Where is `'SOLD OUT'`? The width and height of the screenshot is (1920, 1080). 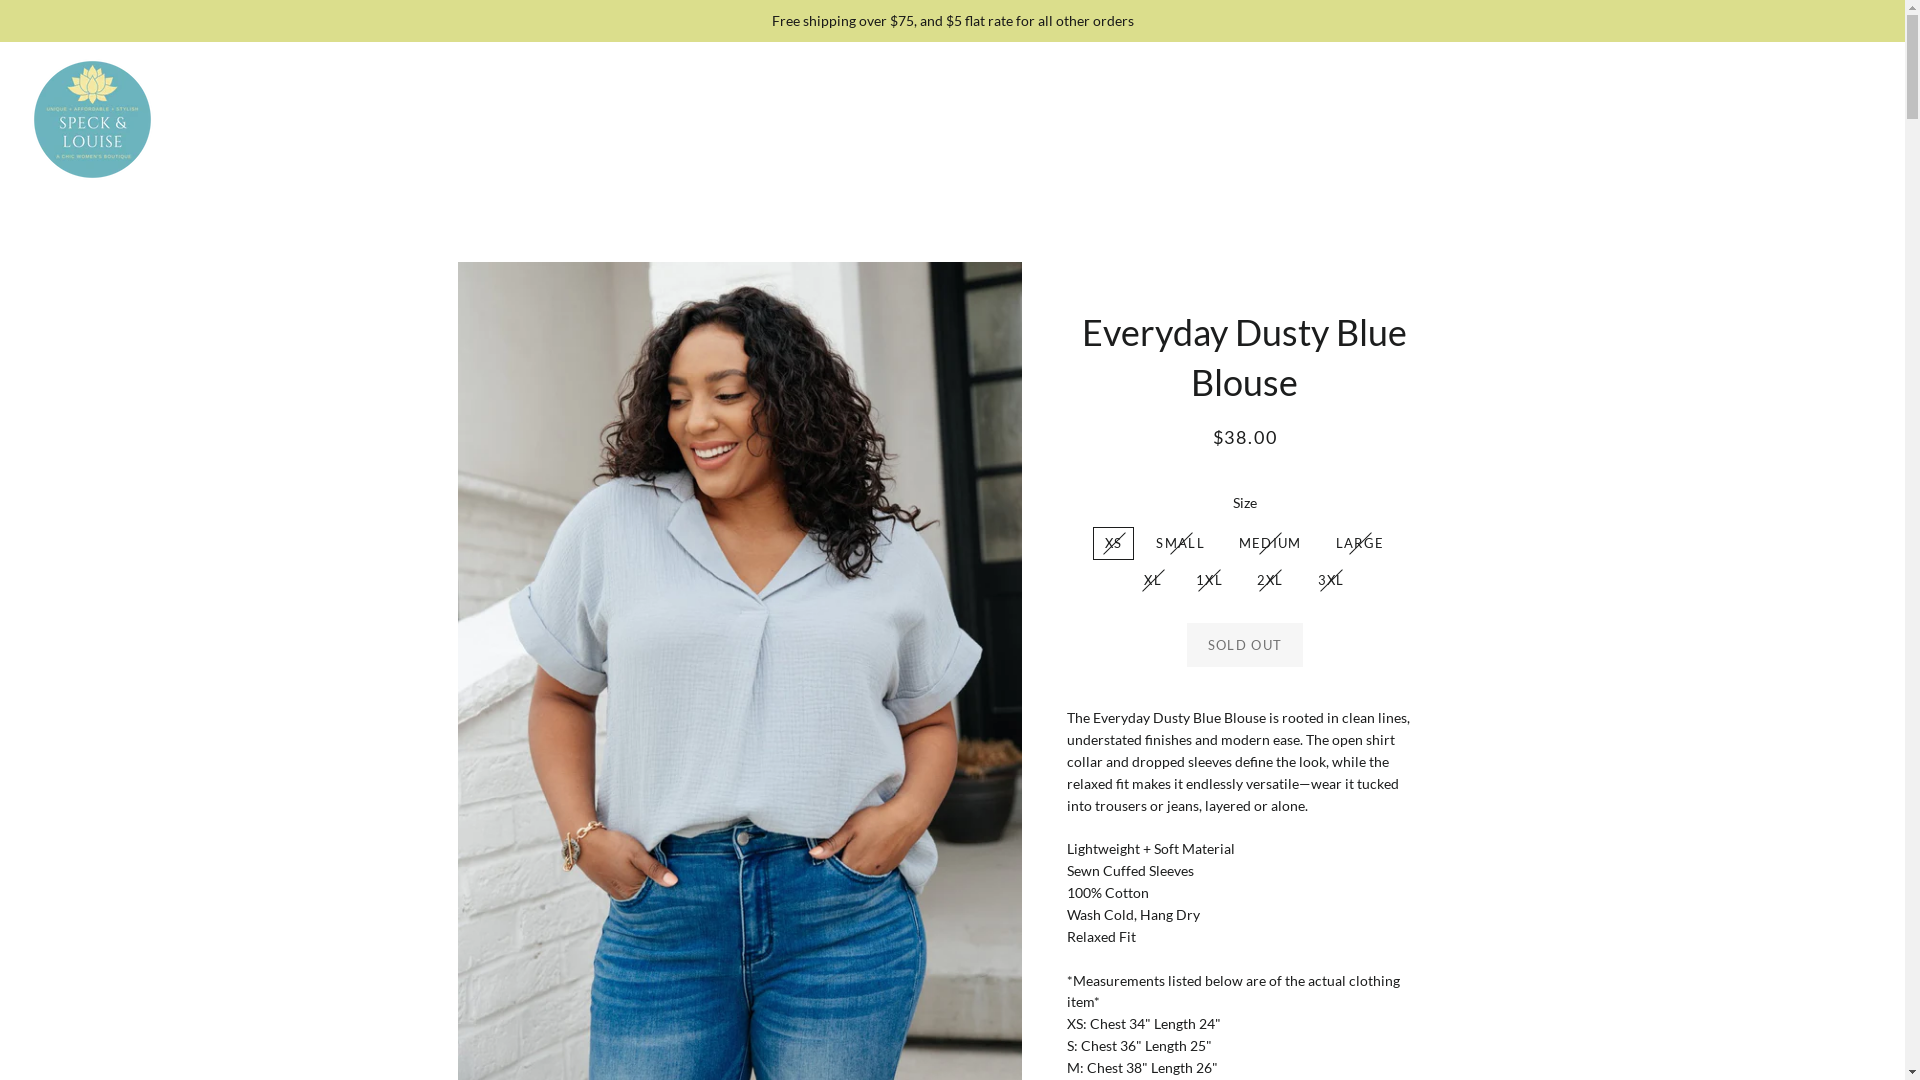 'SOLD OUT' is located at coordinates (1243, 644).